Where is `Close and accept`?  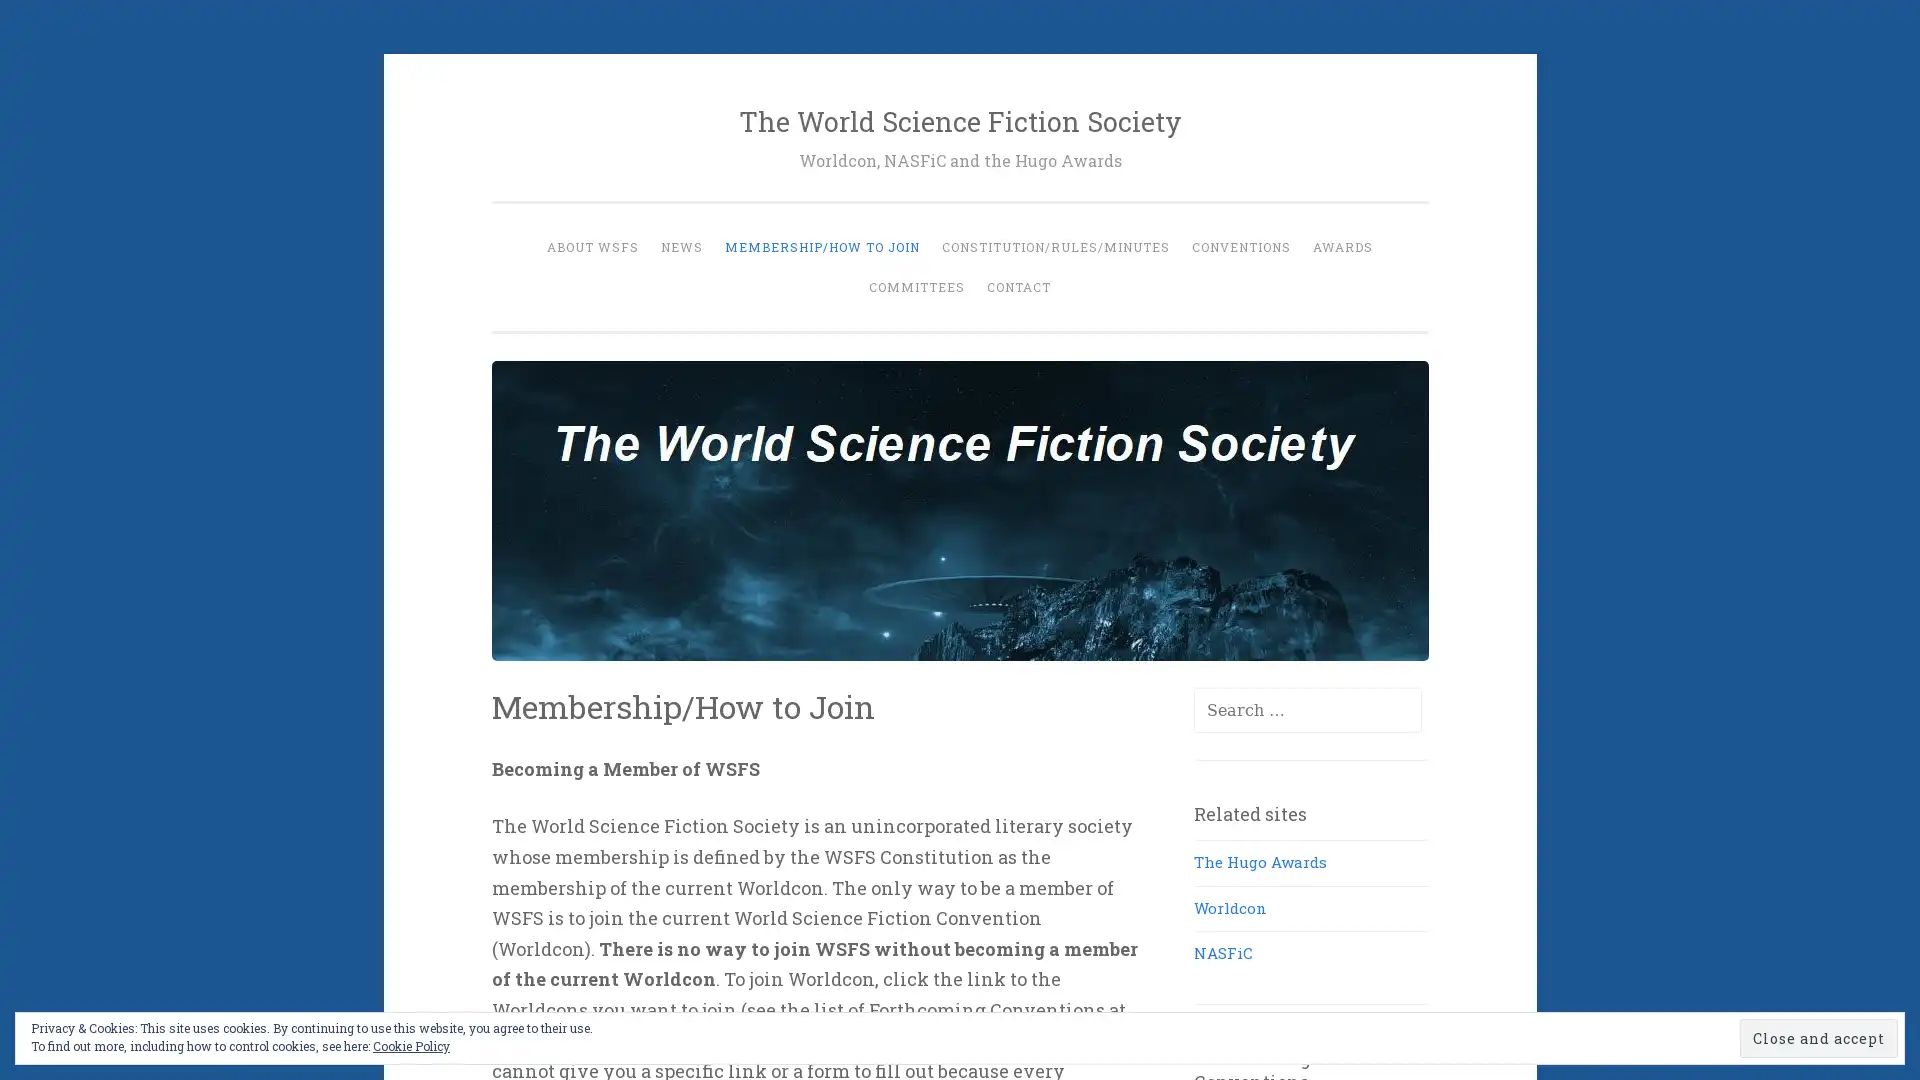 Close and accept is located at coordinates (1819, 1037).